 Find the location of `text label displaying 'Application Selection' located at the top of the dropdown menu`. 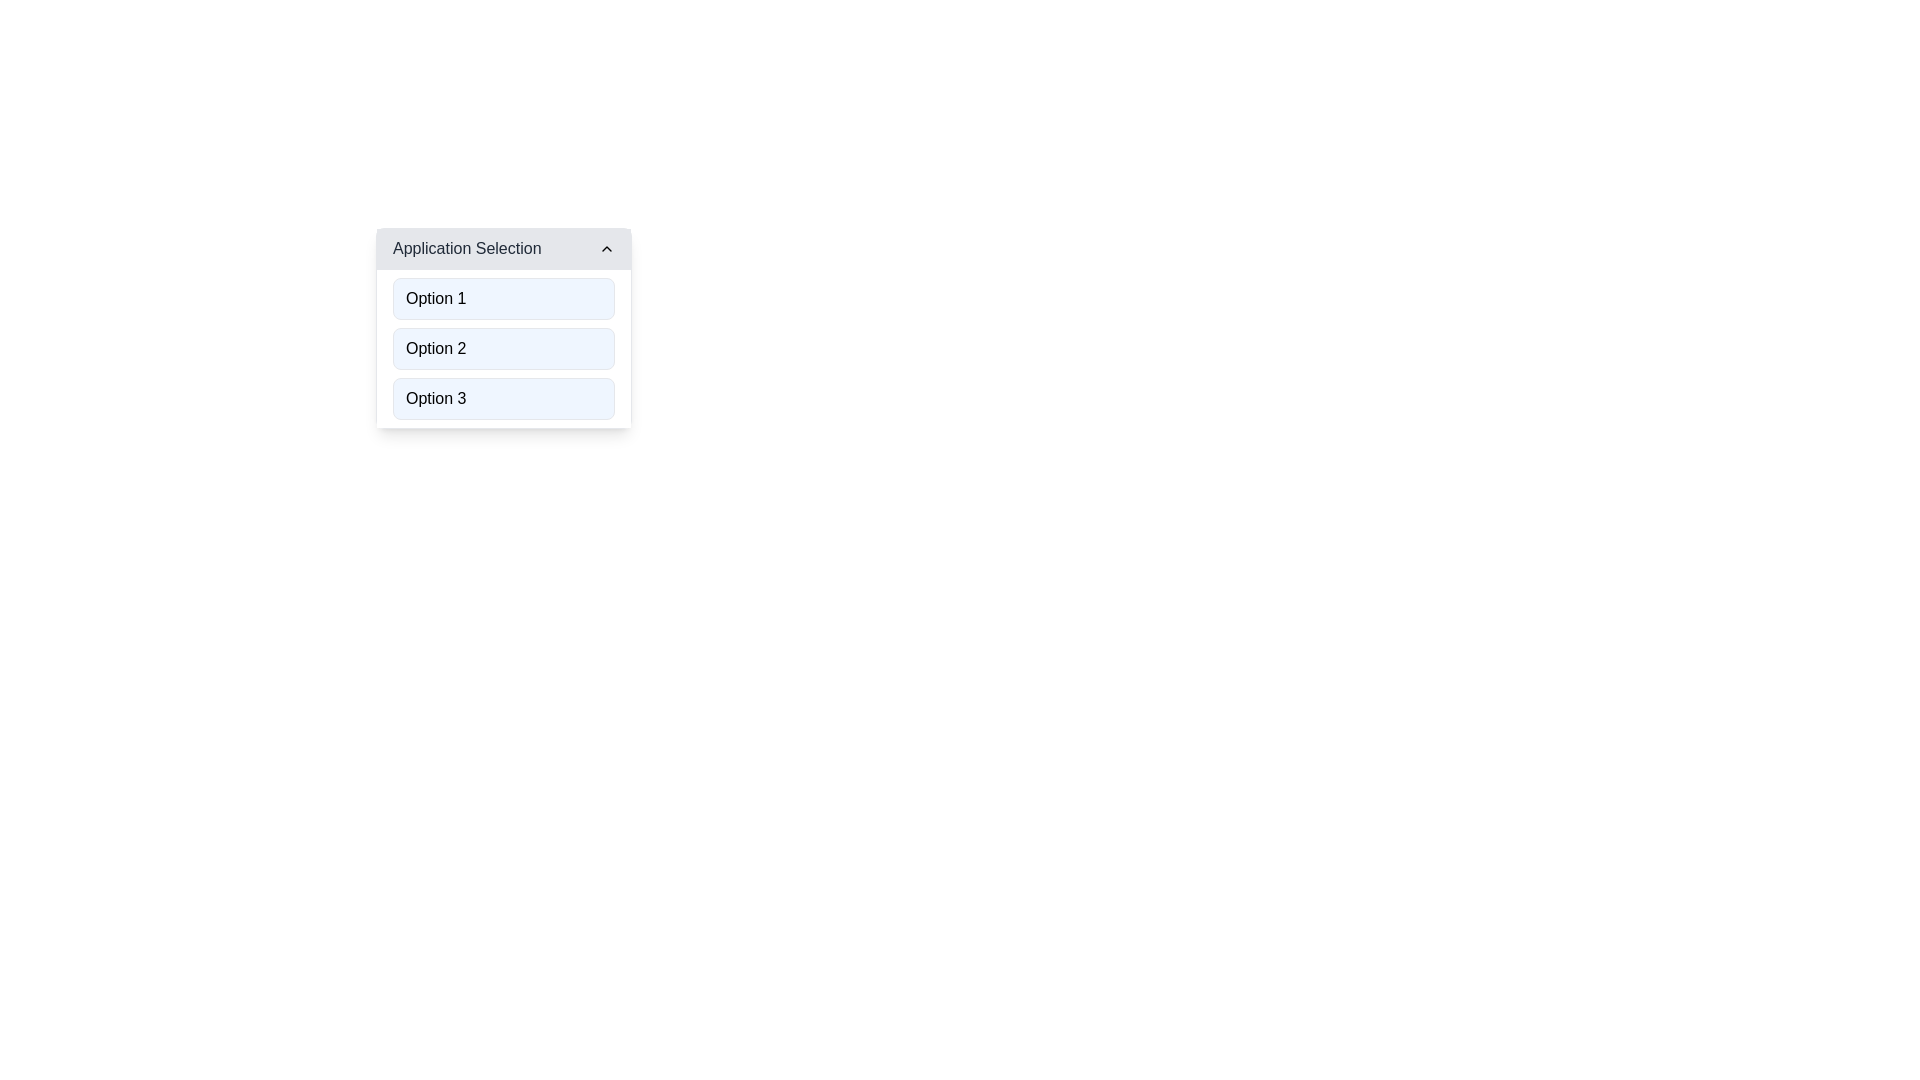

text label displaying 'Application Selection' located at the top of the dropdown menu is located at coordinates (466, 248).